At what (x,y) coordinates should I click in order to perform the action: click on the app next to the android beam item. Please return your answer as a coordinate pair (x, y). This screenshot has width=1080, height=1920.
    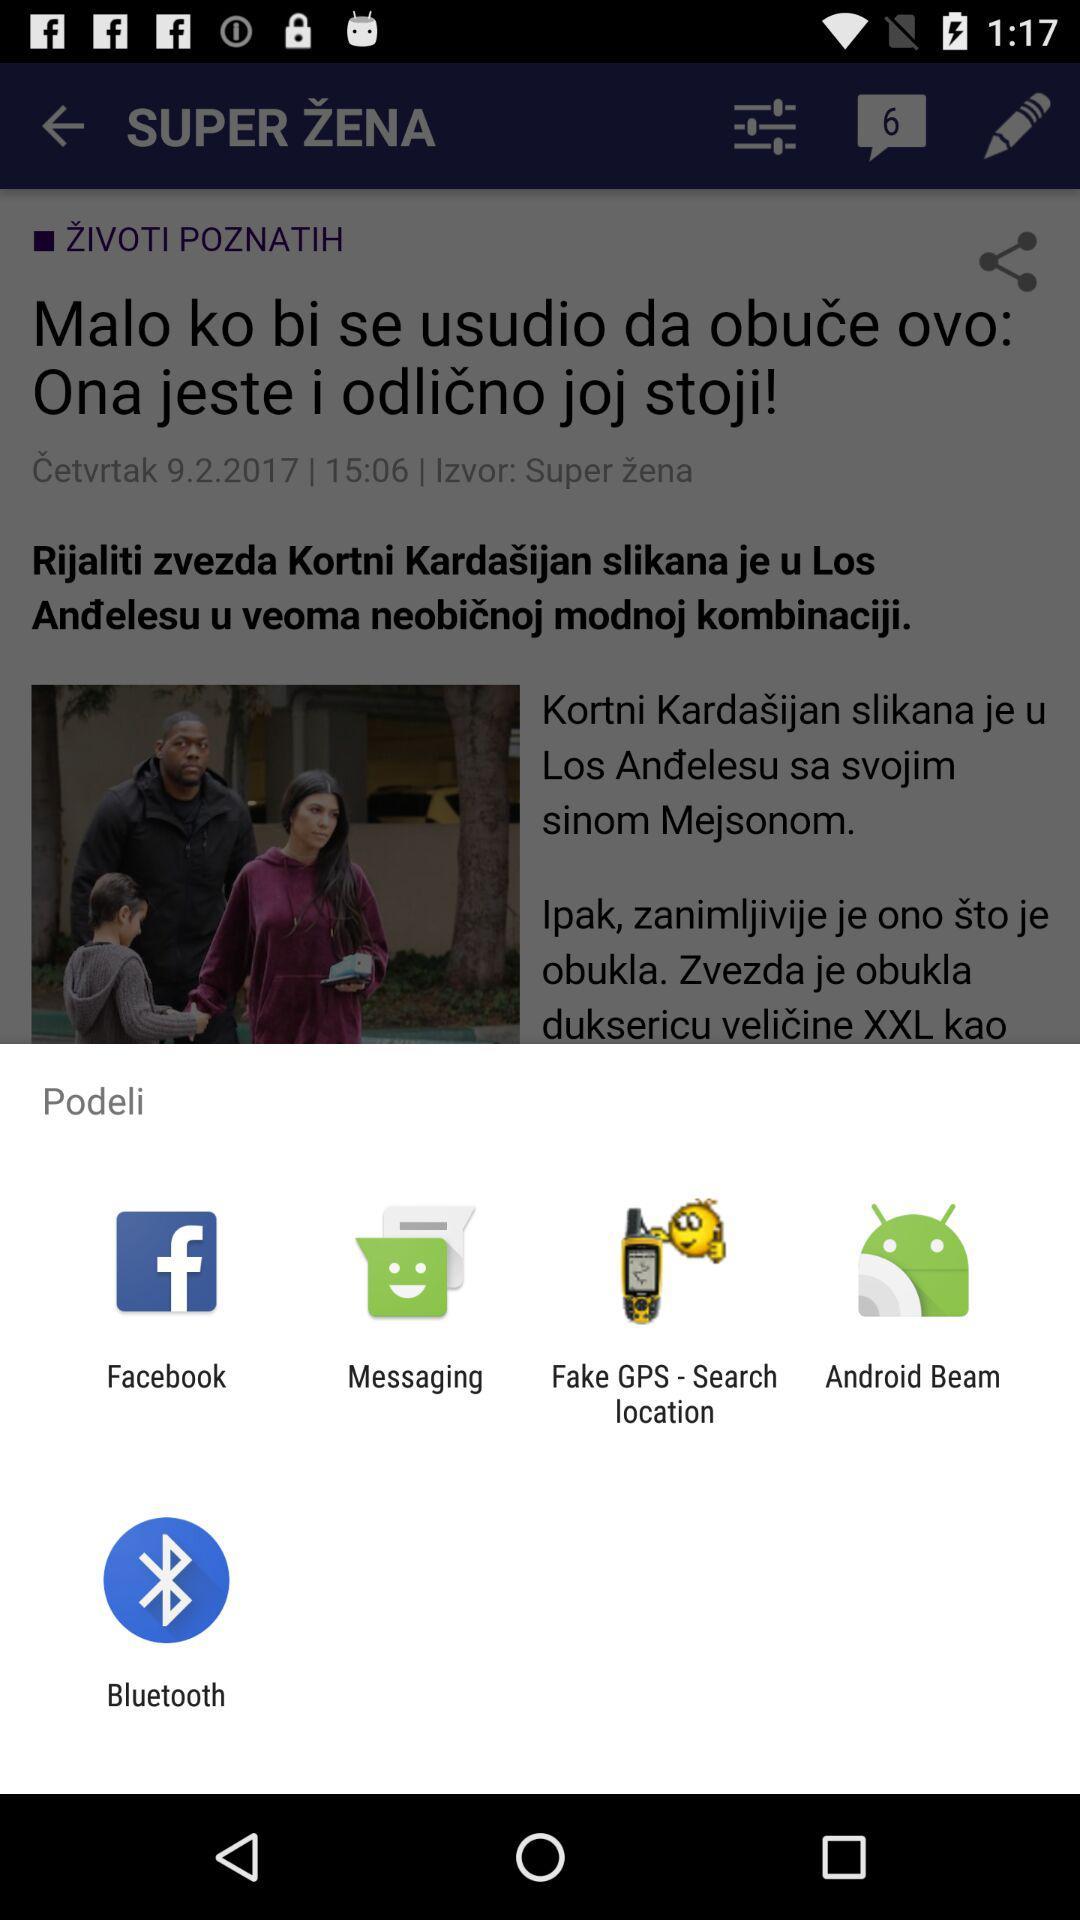
    Looking at the image, I should click on (664, 1392).